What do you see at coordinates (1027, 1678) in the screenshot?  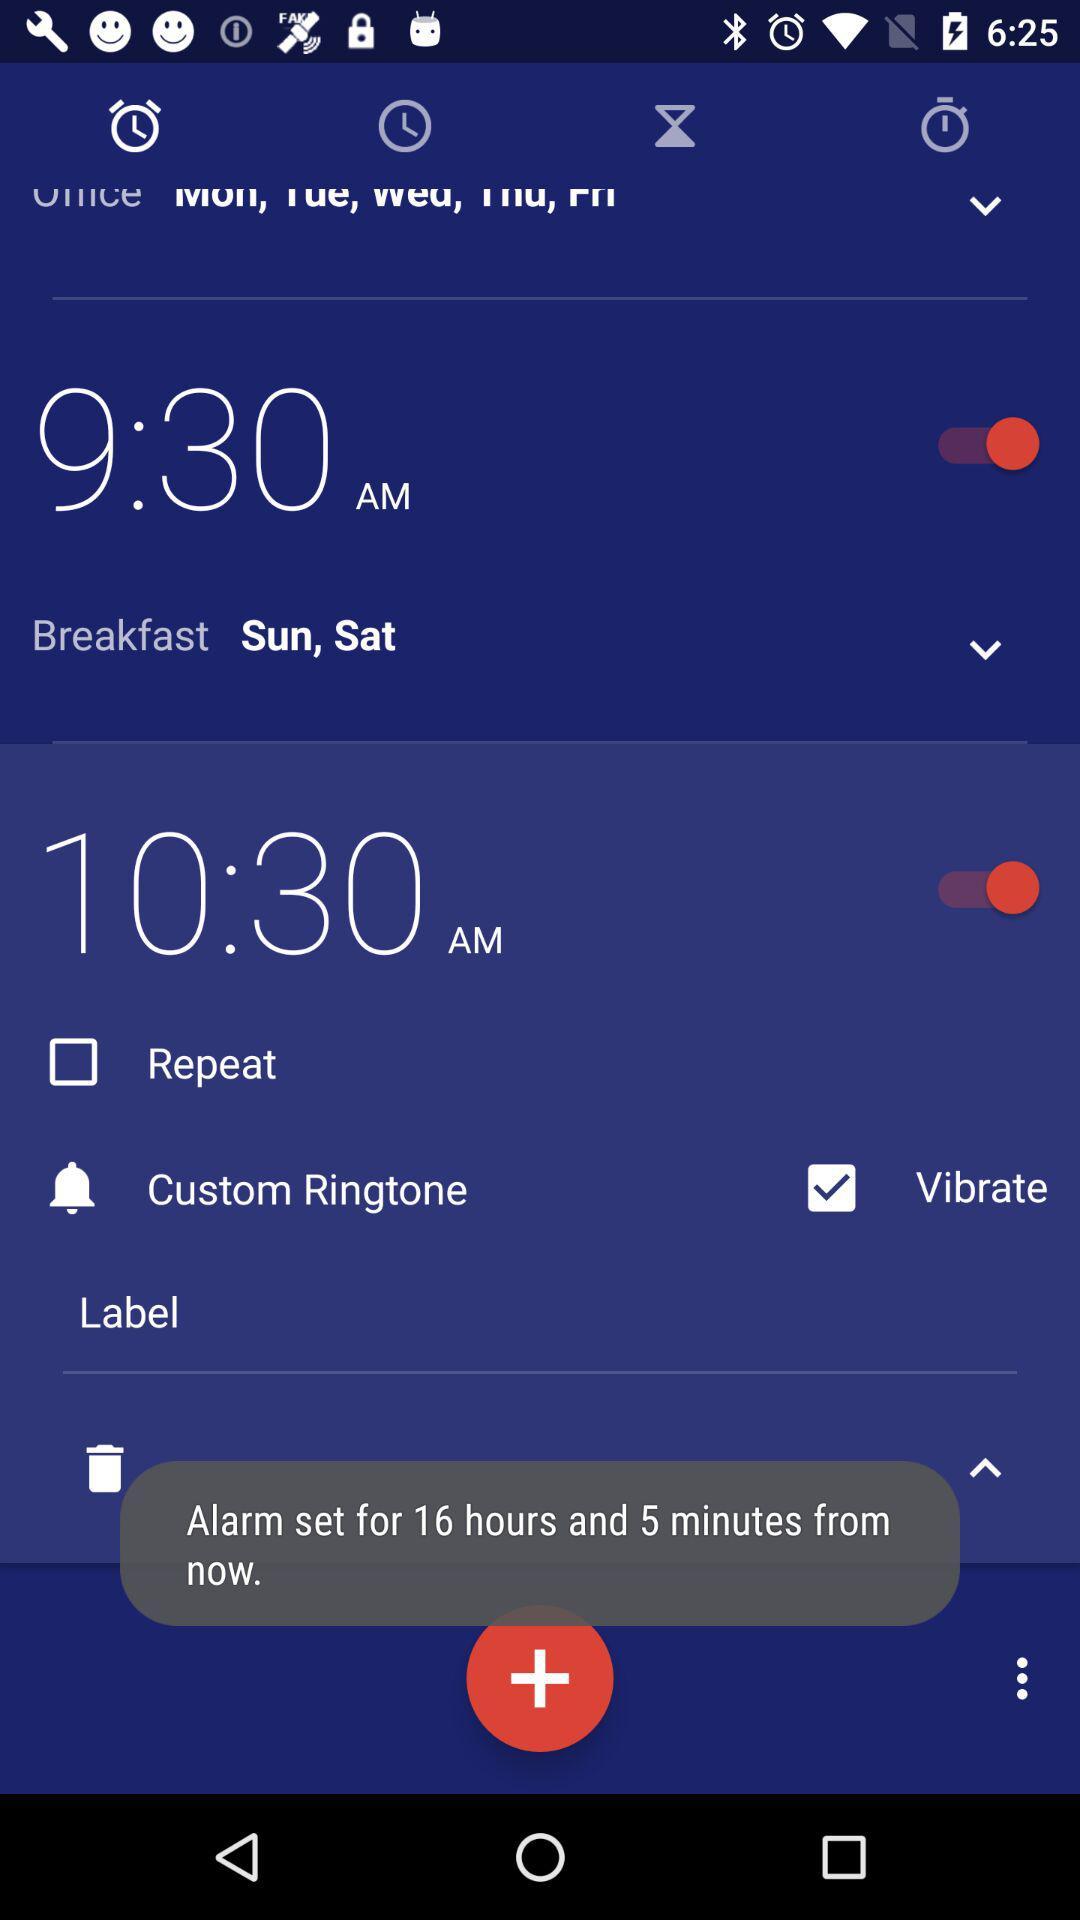 I see `the more icon` at bounding box center [1027, 1678].